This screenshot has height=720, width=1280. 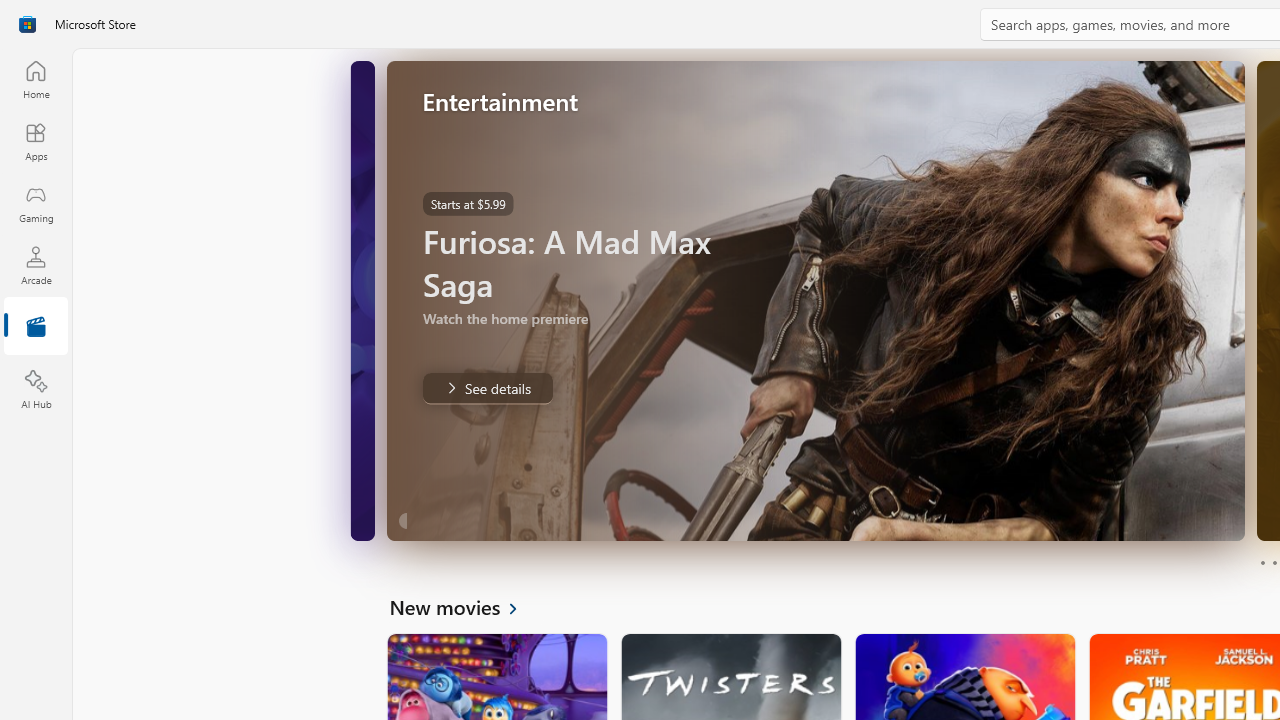 I want to click on 'Home', so click(x=35, y=78).